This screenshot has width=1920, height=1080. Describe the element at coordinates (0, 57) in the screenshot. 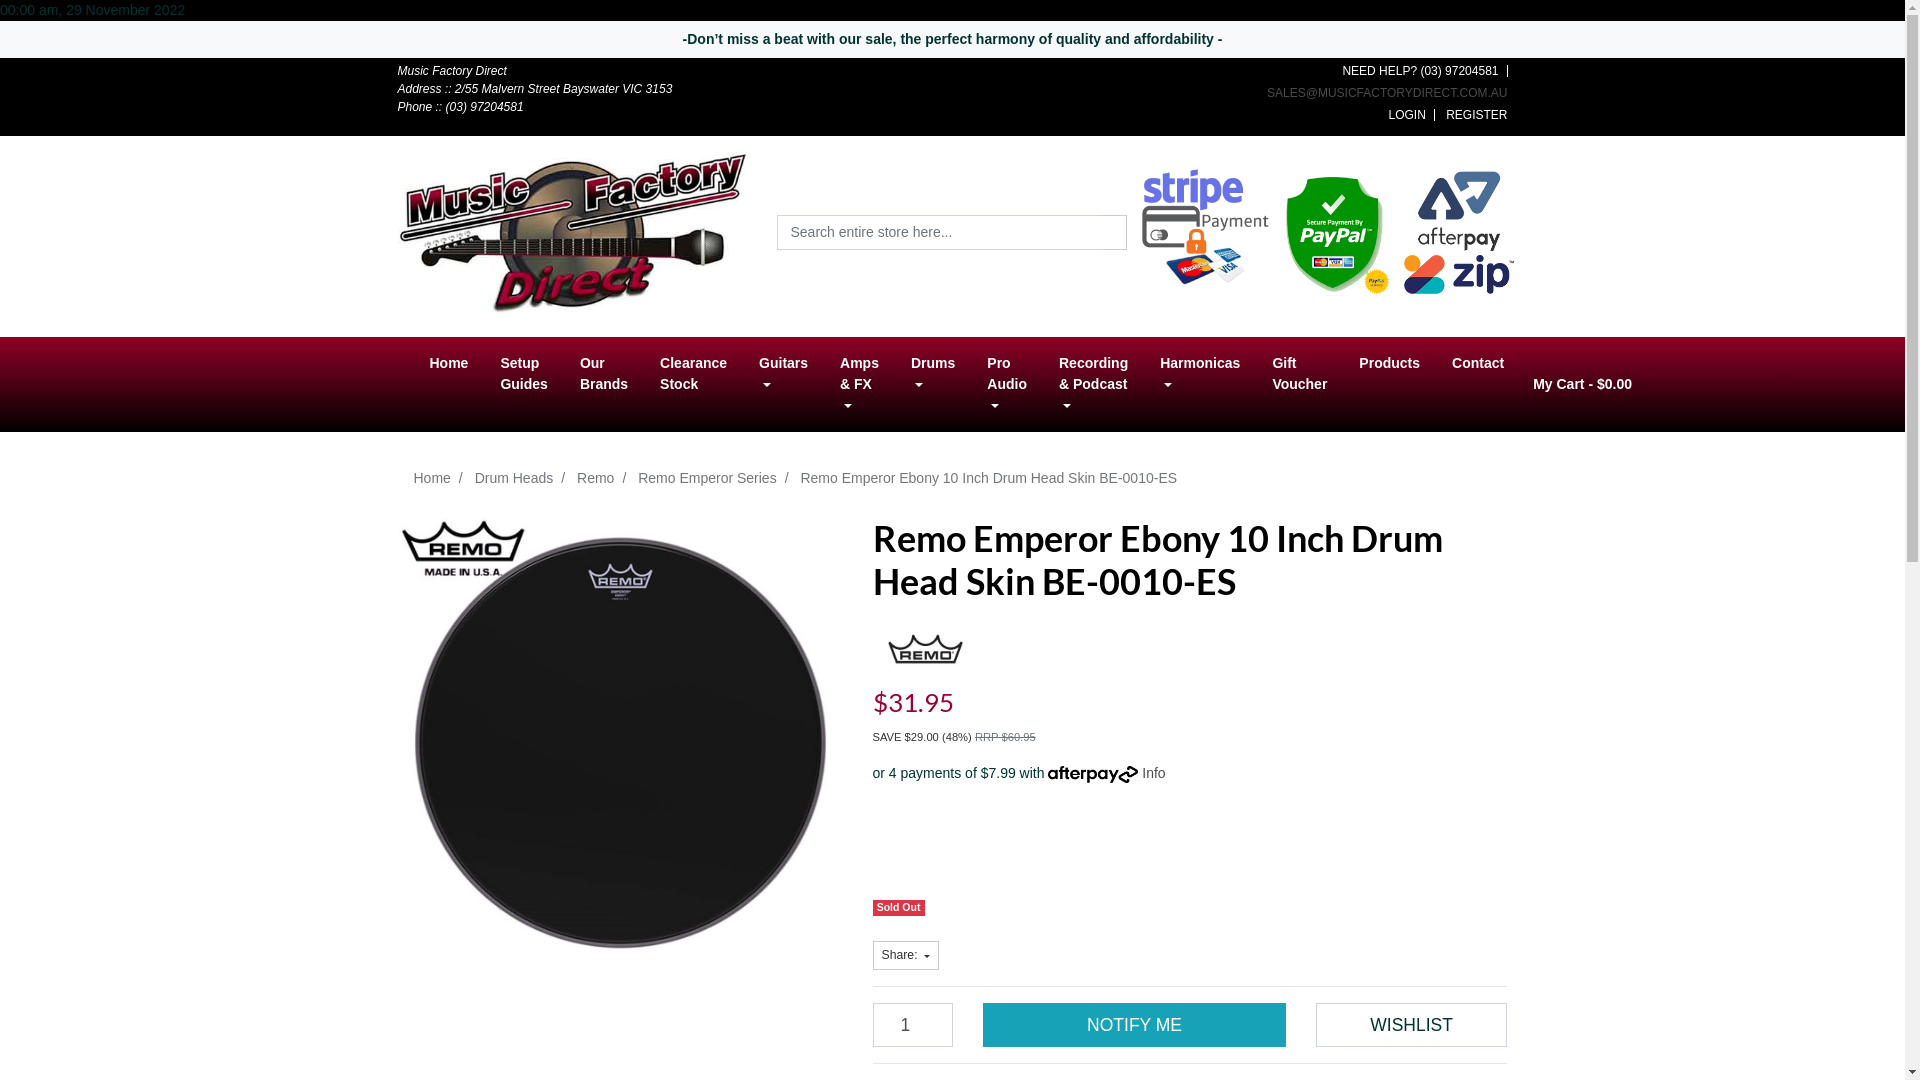

I see `'Skip to main content'` at that location.